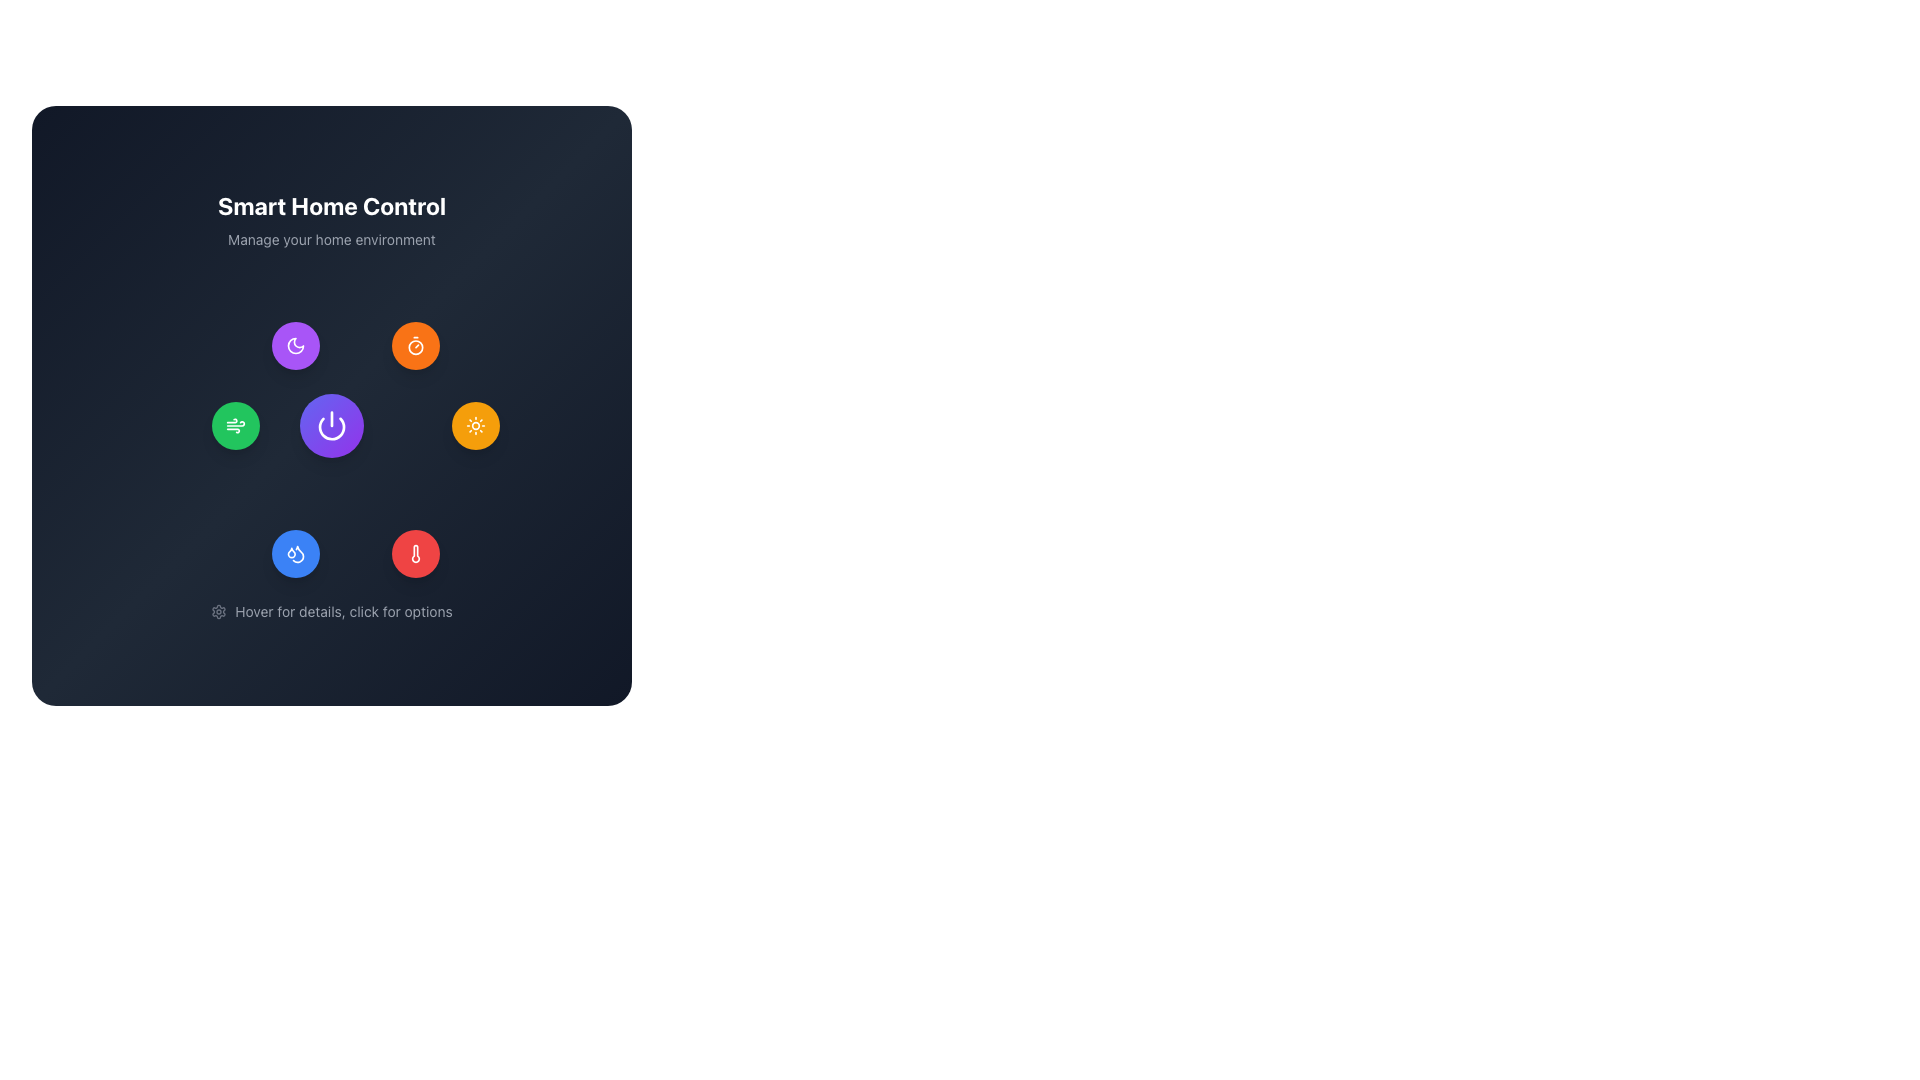  What do you see at coordinates (331, 424) in the screenshot?
I see `the power toggle button located at the center-bottom of the circular button group` at bounding box center [331, 424].